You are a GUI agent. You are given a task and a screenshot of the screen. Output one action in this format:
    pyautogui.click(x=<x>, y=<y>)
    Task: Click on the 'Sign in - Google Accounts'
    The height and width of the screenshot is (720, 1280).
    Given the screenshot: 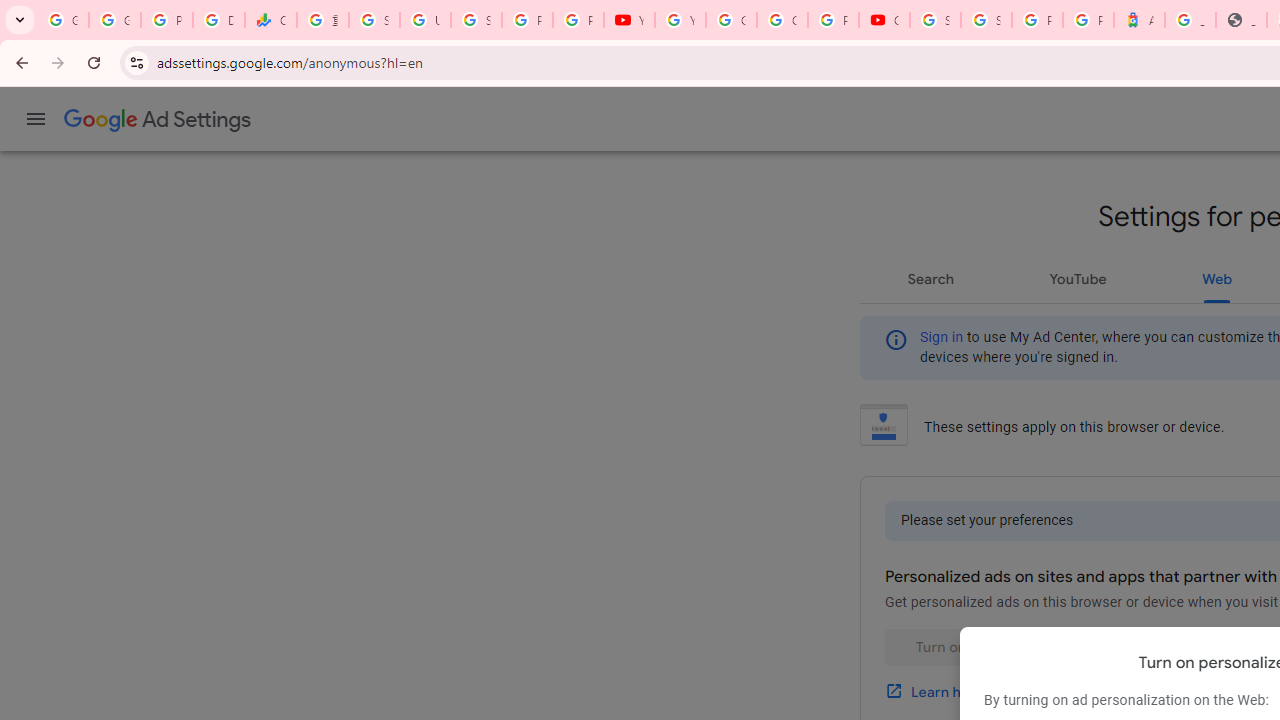 What is the action you would take?
    pyautogui.click(x=375, y=20)
    